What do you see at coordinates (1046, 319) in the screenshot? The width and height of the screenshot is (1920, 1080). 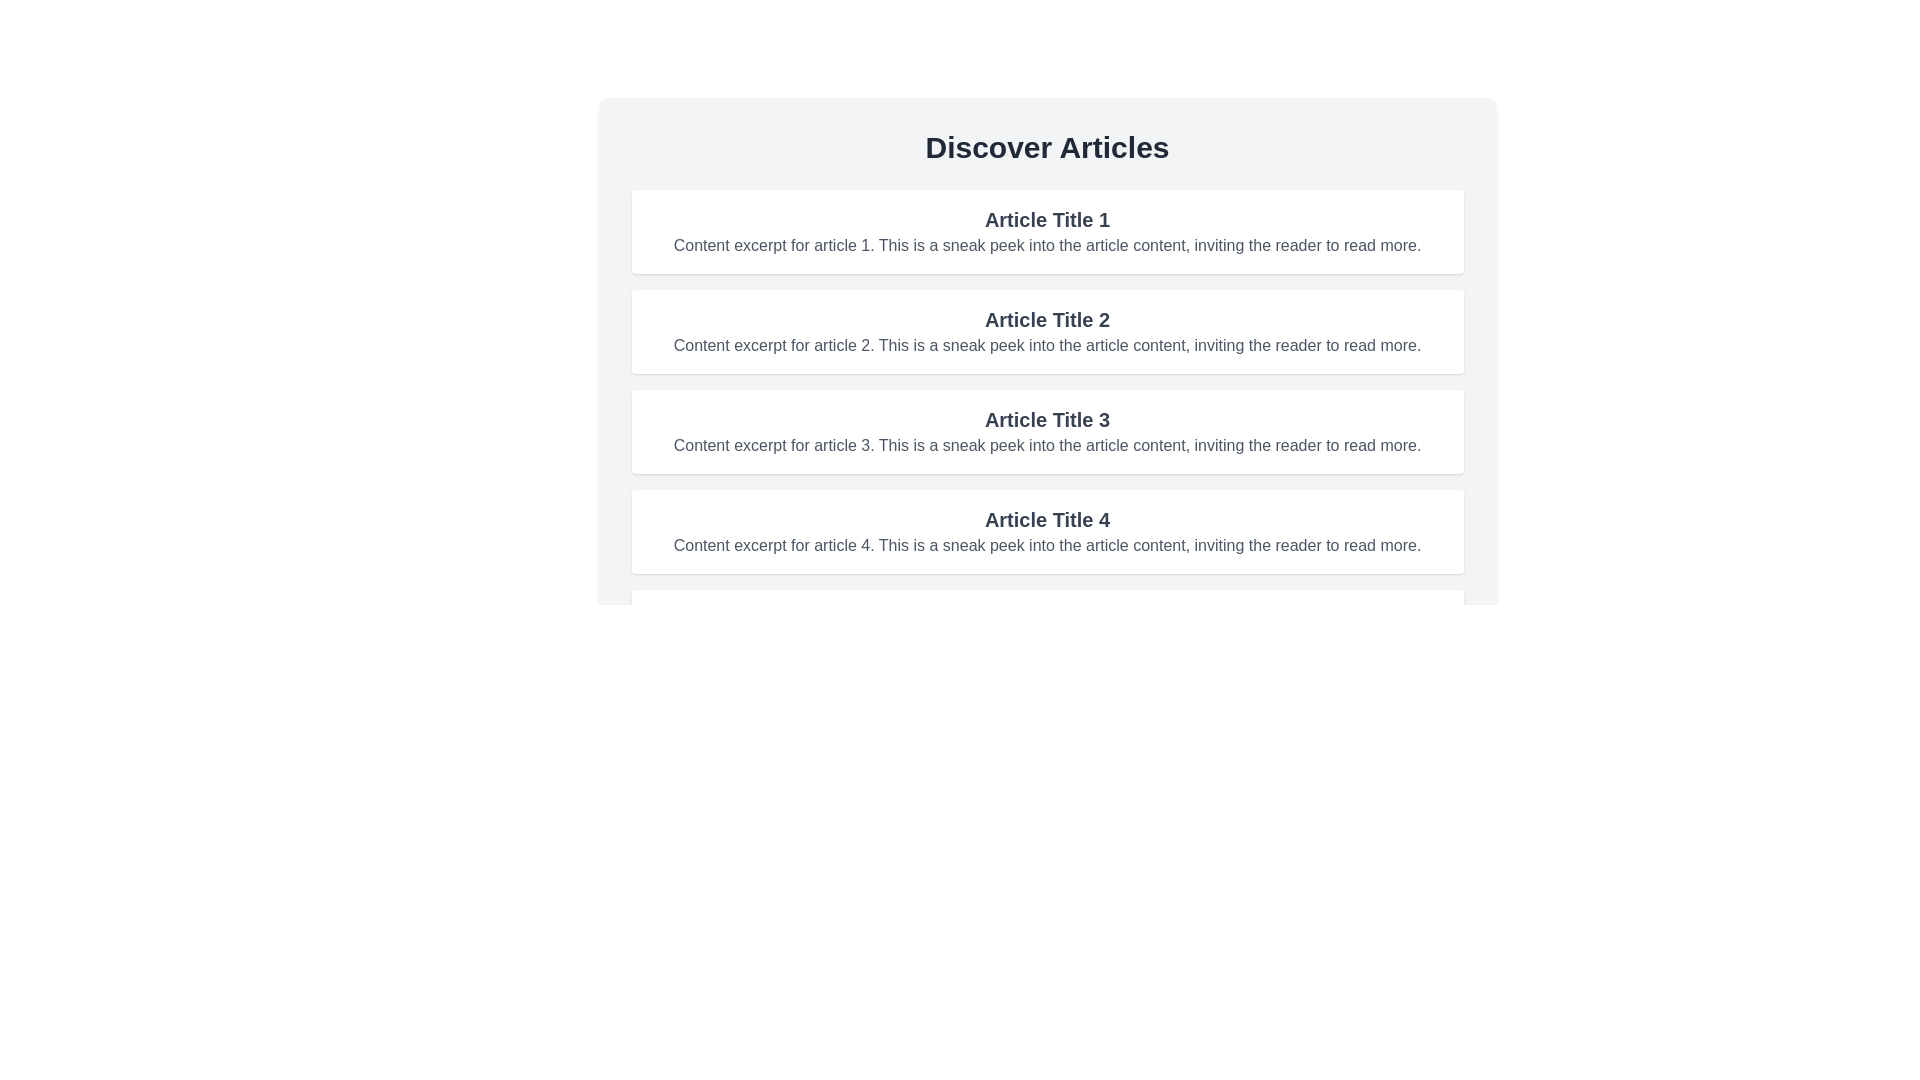 I see `the text label displaying 'Article Title 2', which is styled in a large, bold font and located at the top-center of the second article card in a vertical list` at bounding box center [1046, 319].